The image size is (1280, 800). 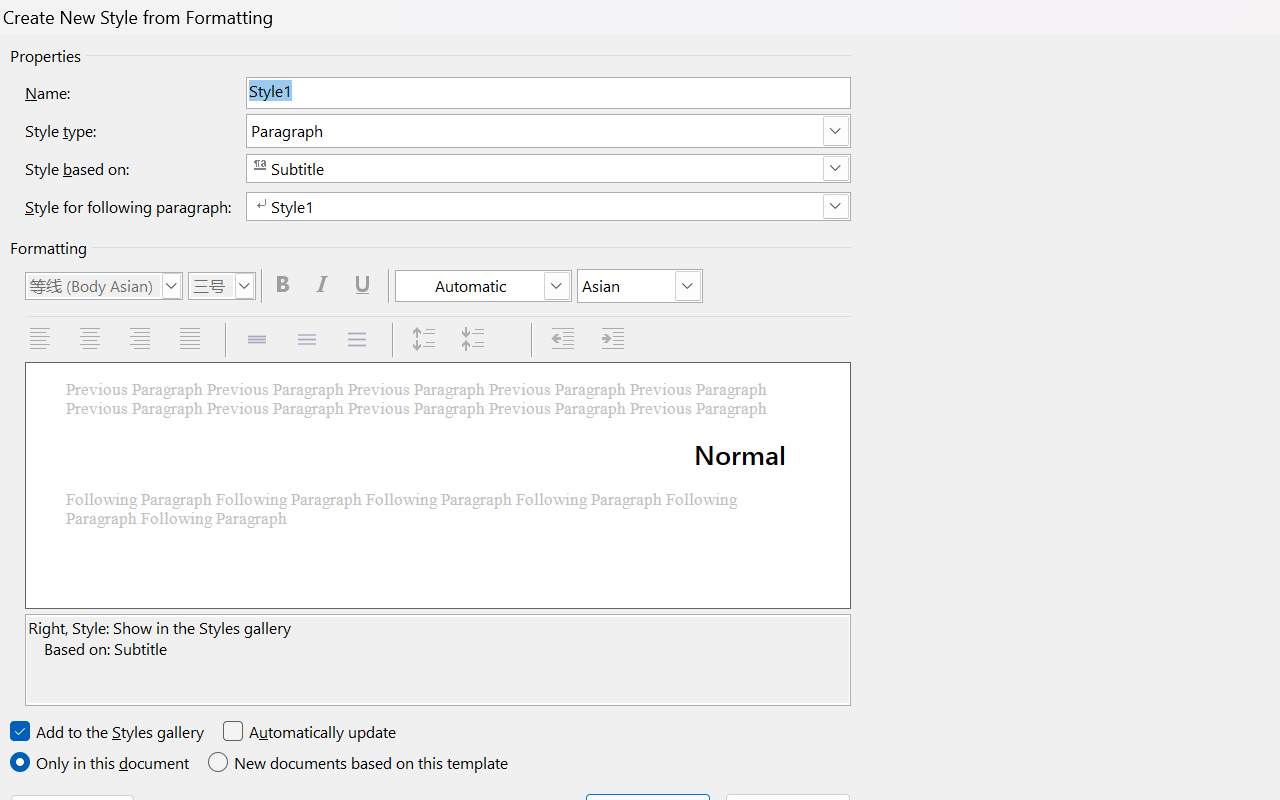 What do you see at coordinates (141, 339) in the screenshot?
I see `'Align Right'` at bounding box center [141, 339].